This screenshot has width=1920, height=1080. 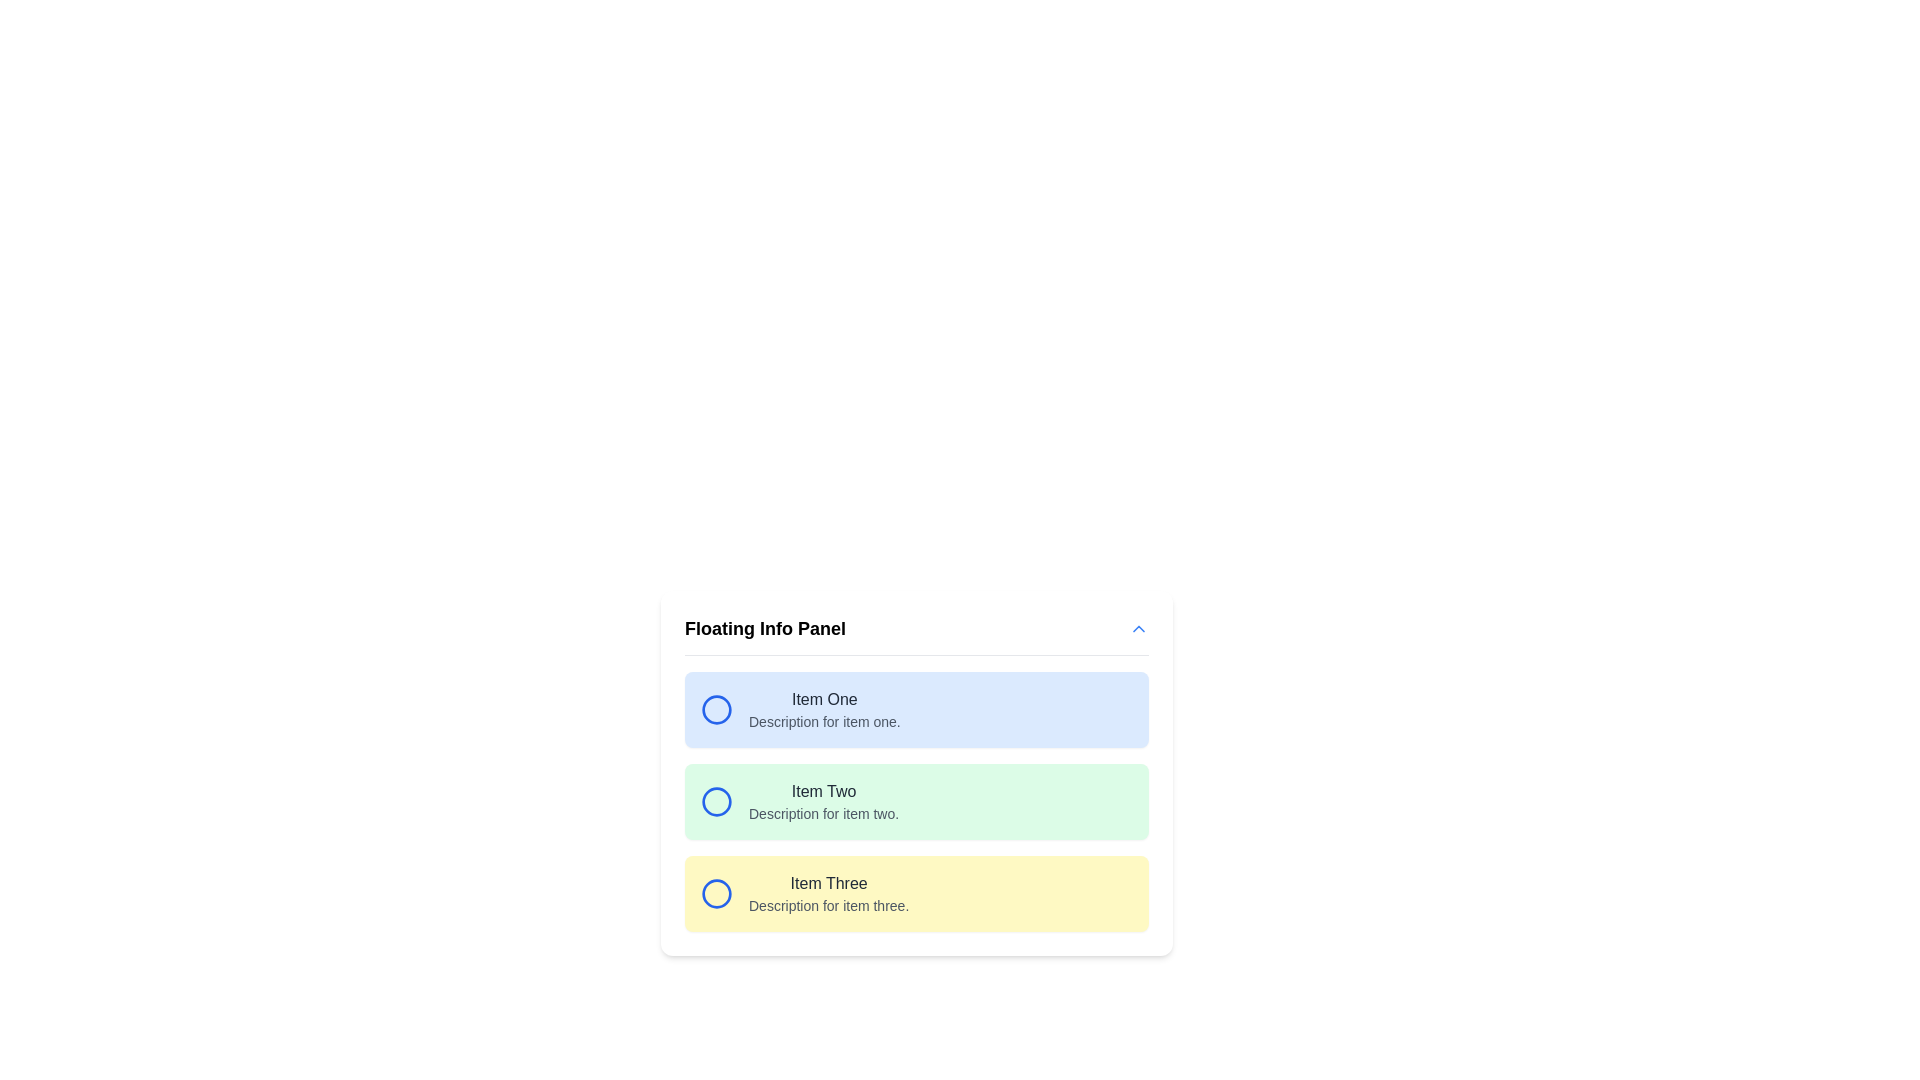 I want to click on textual information displayed for the first item in the vertically stacked list within the 'Floating Info Panel', so click(x=824, y=708).